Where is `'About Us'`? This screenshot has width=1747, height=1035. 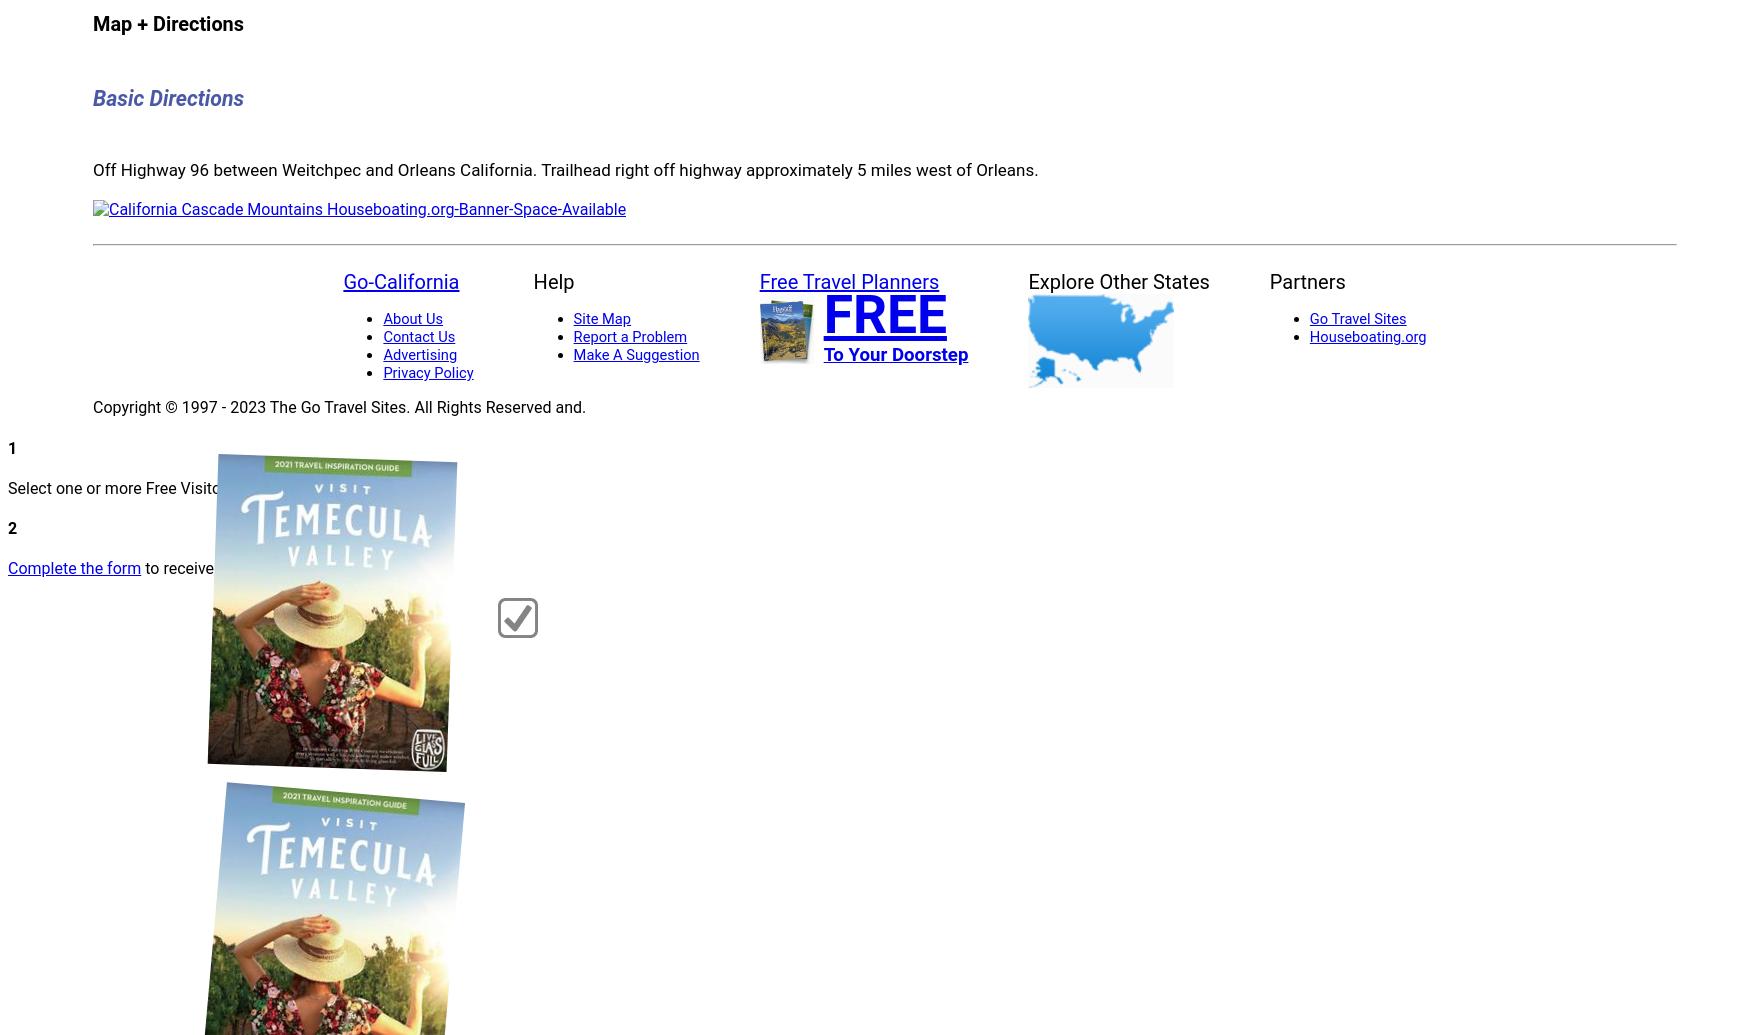 'About Us' is located at coordinates (412, 318).